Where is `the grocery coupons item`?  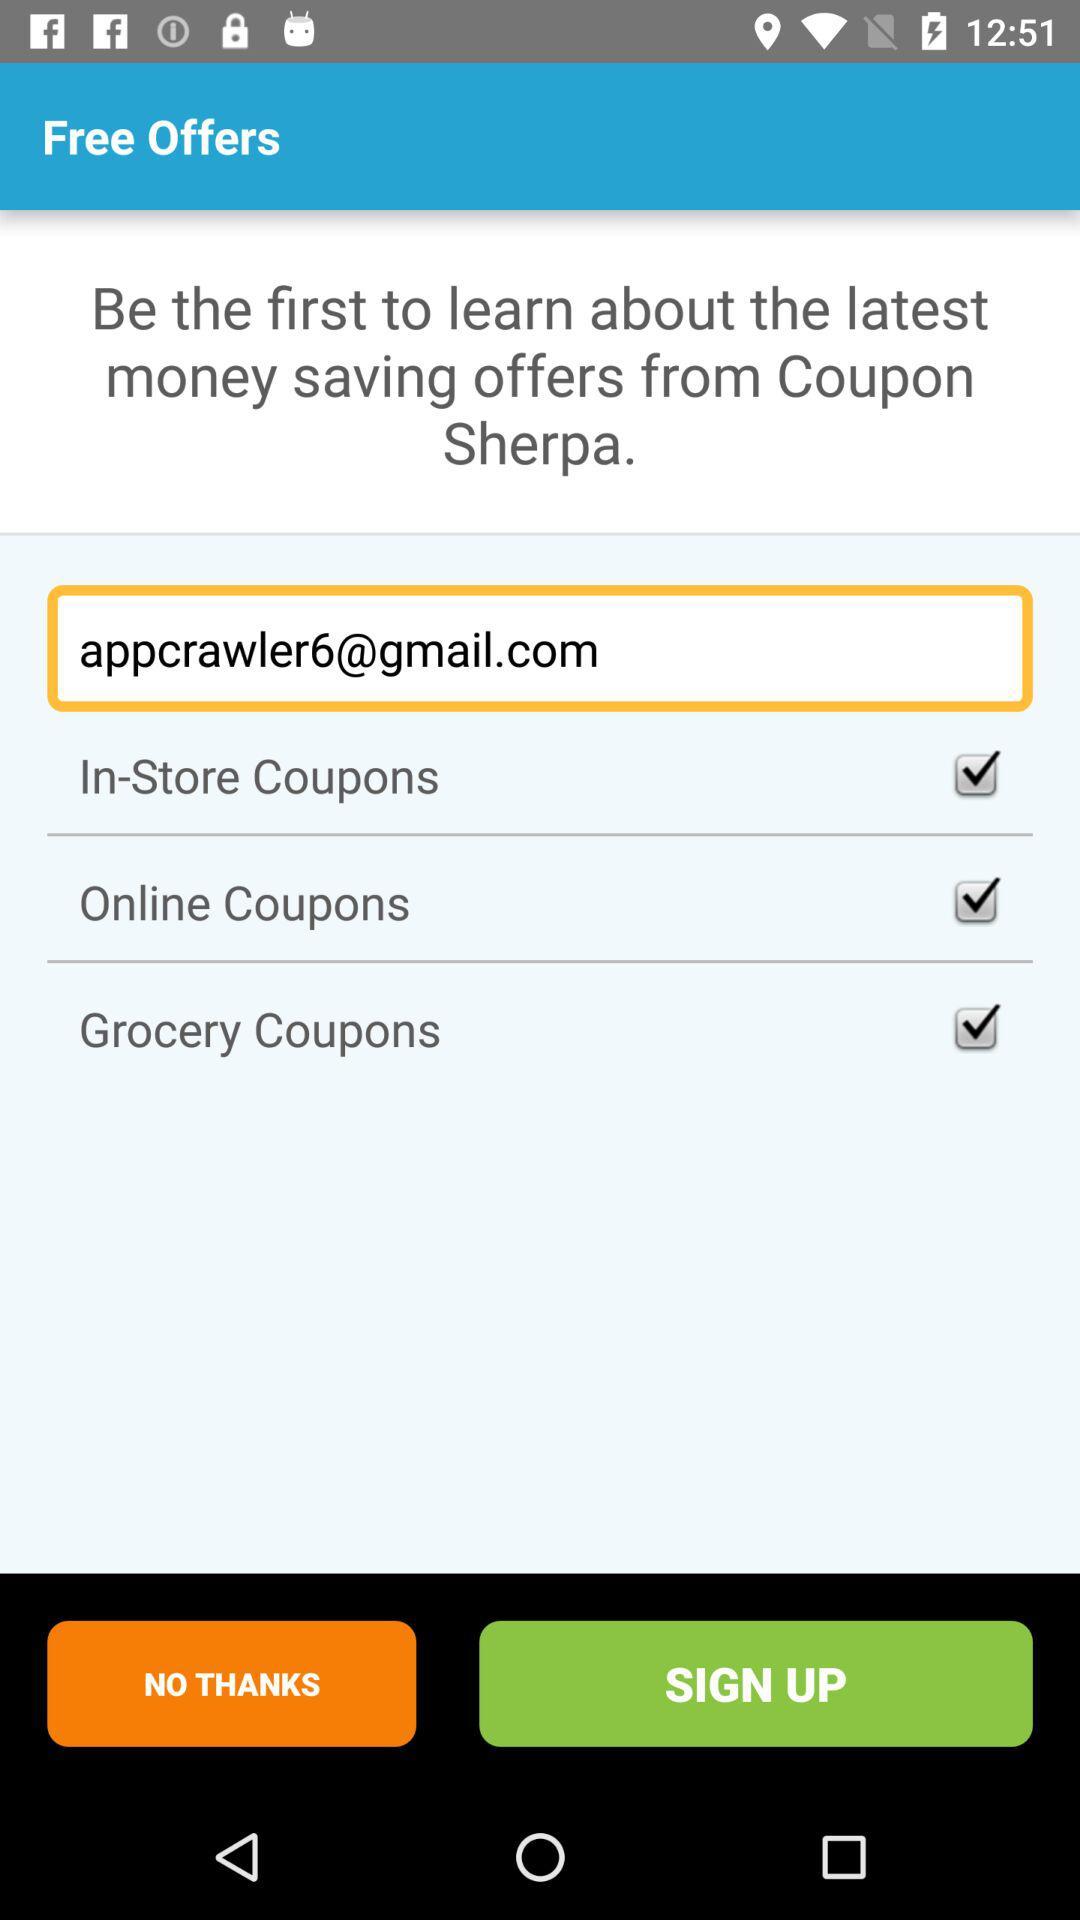
the grocery coupons item is located at coordinates (540, 1028).